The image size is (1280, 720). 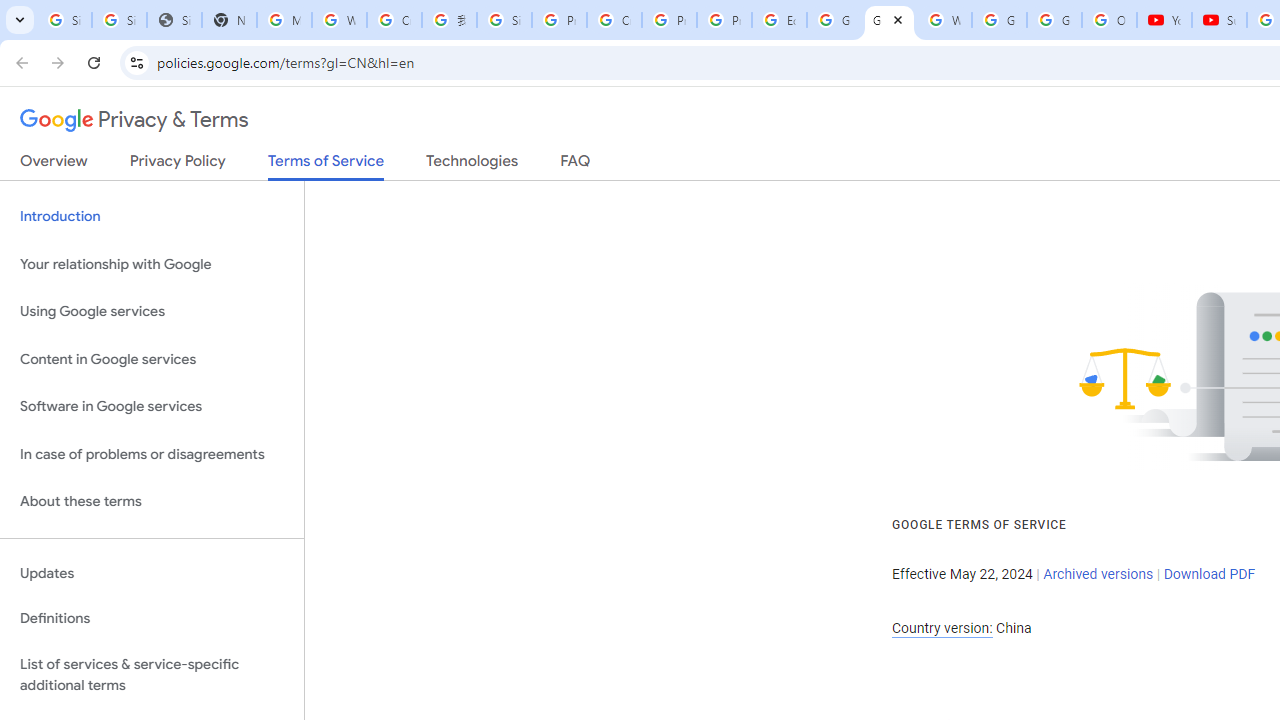 What do you see at coordinates (151, 501) in the screenshot?
I see `'About these terms'` at bounding box center [151, 501].